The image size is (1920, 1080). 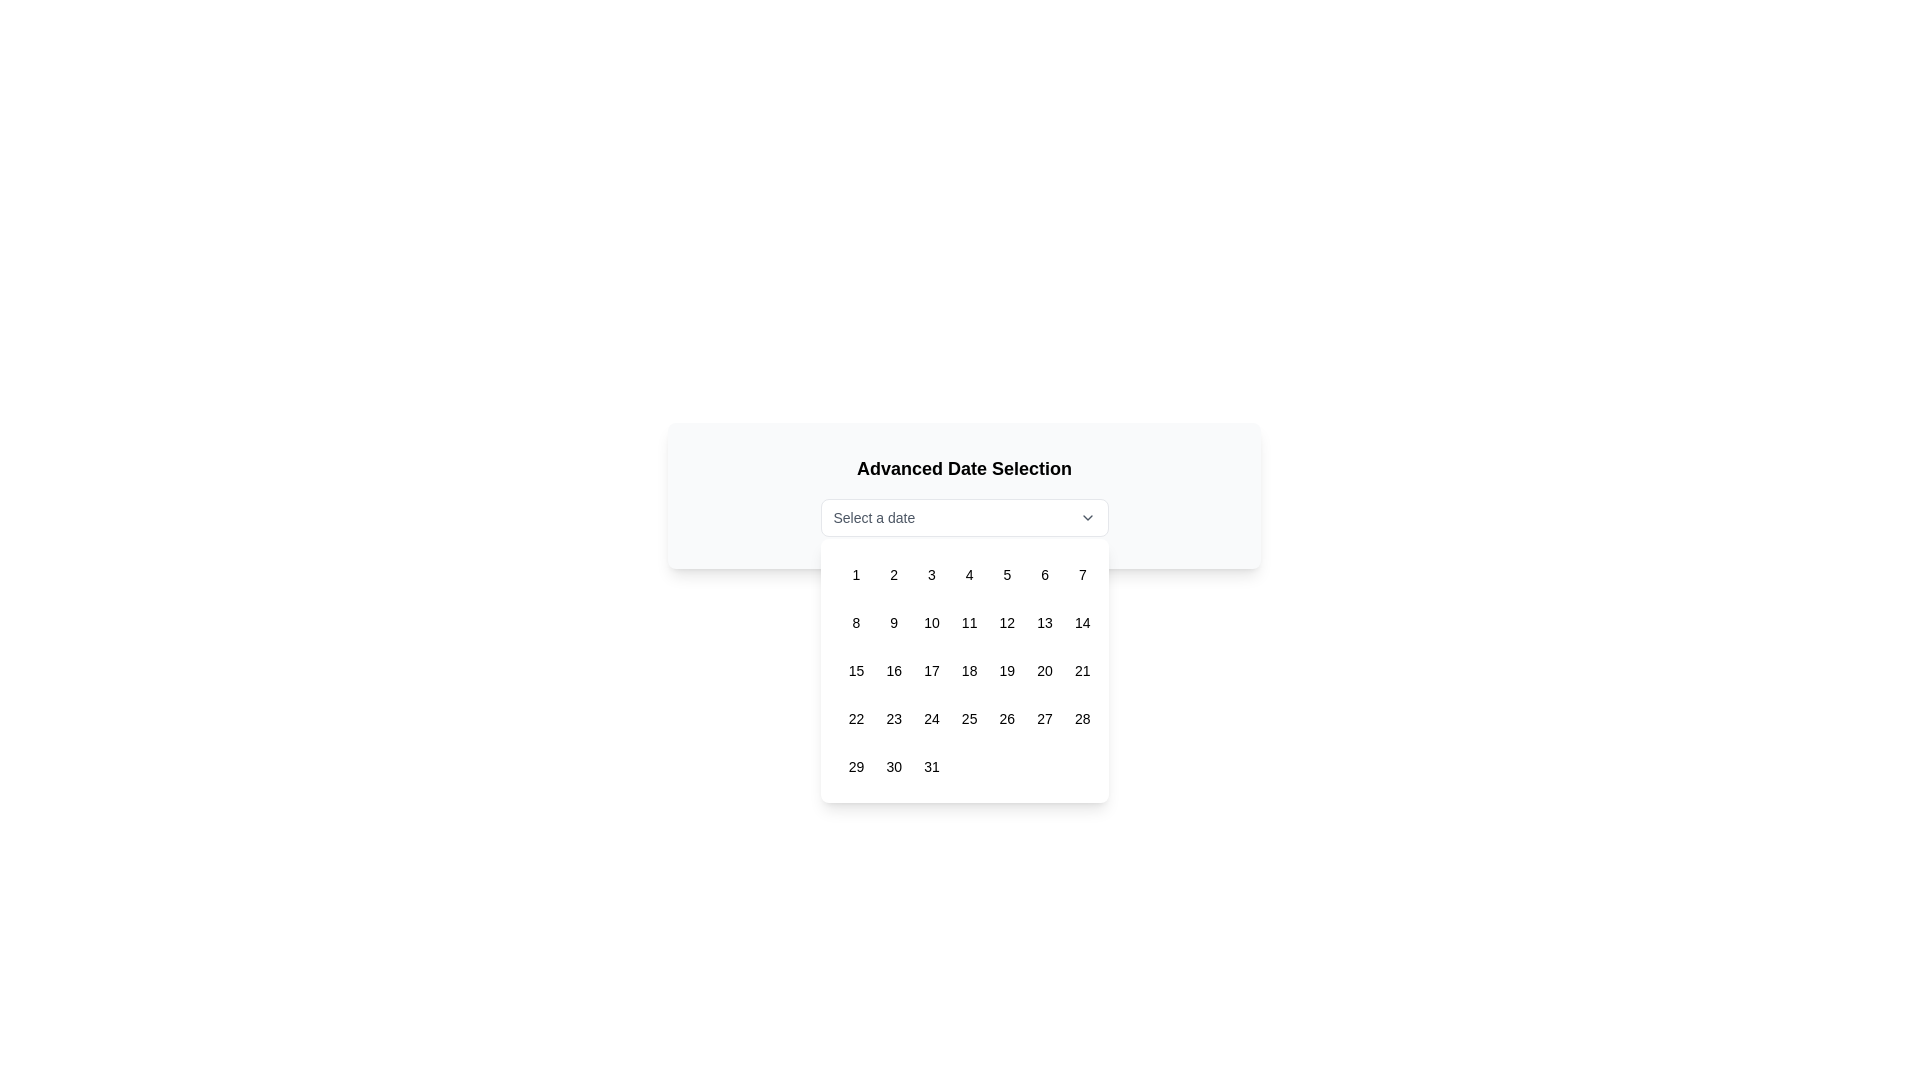 I want to click on the small square button labeled '9' with a white background and black text, so click(x=893, y=622).